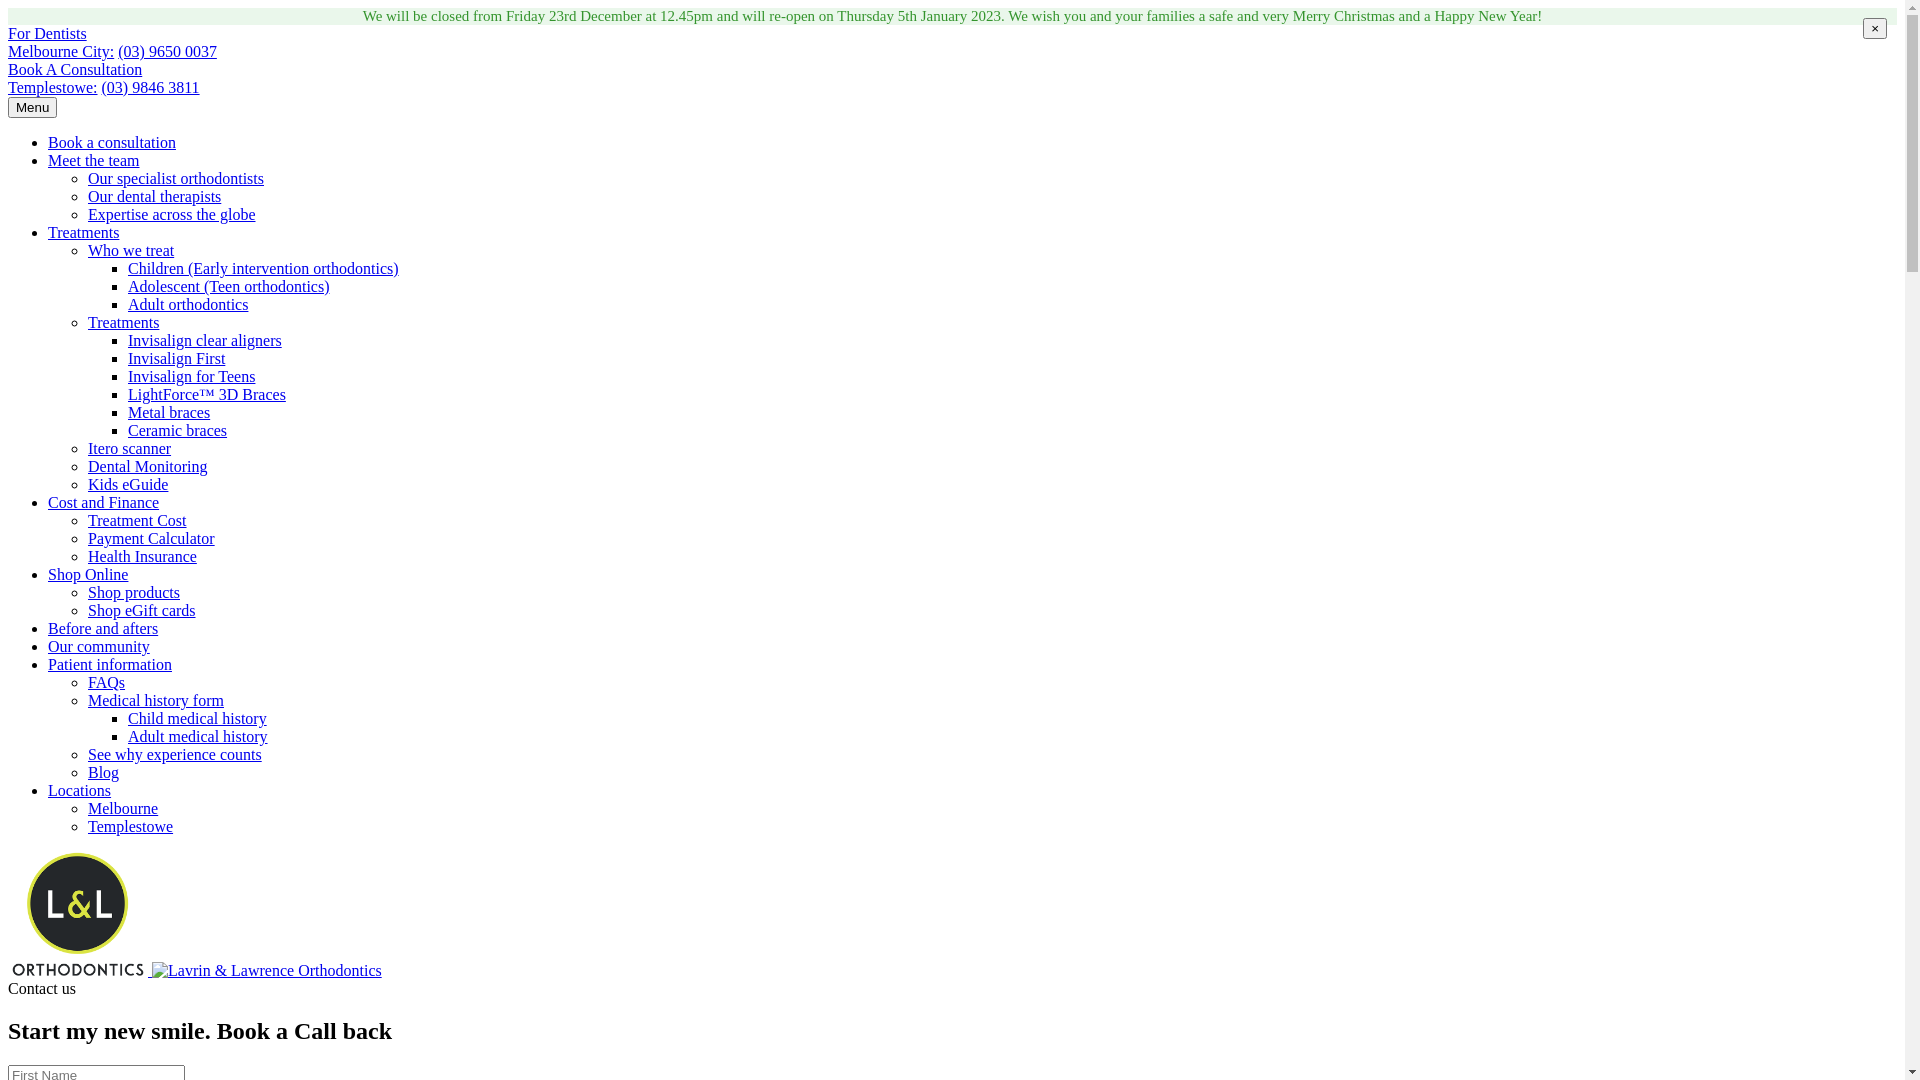 This screenshot has height=1080, width=1920. I want to click on 'Treatments', so click(82, 231).